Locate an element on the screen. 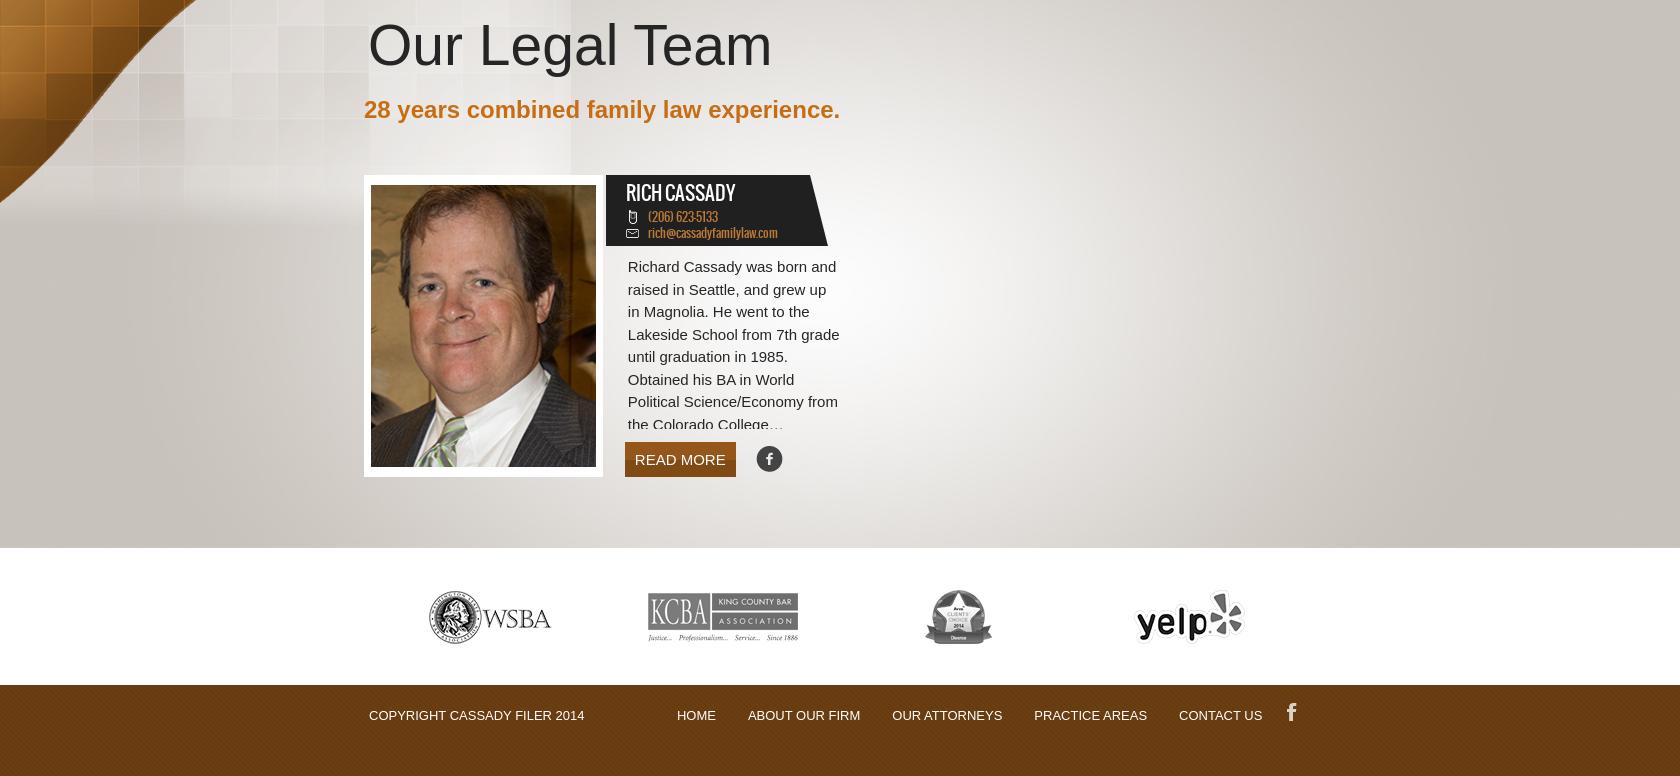  'Richard Cassady was born and raised in Seattle, and grew up in Magnolia.  He went to the Lakeside School from 7th grade until graduation in 1985.  Obtained his BA in World Political Science/Economy from the Colorado College…' is located at coordinates (732, 344).